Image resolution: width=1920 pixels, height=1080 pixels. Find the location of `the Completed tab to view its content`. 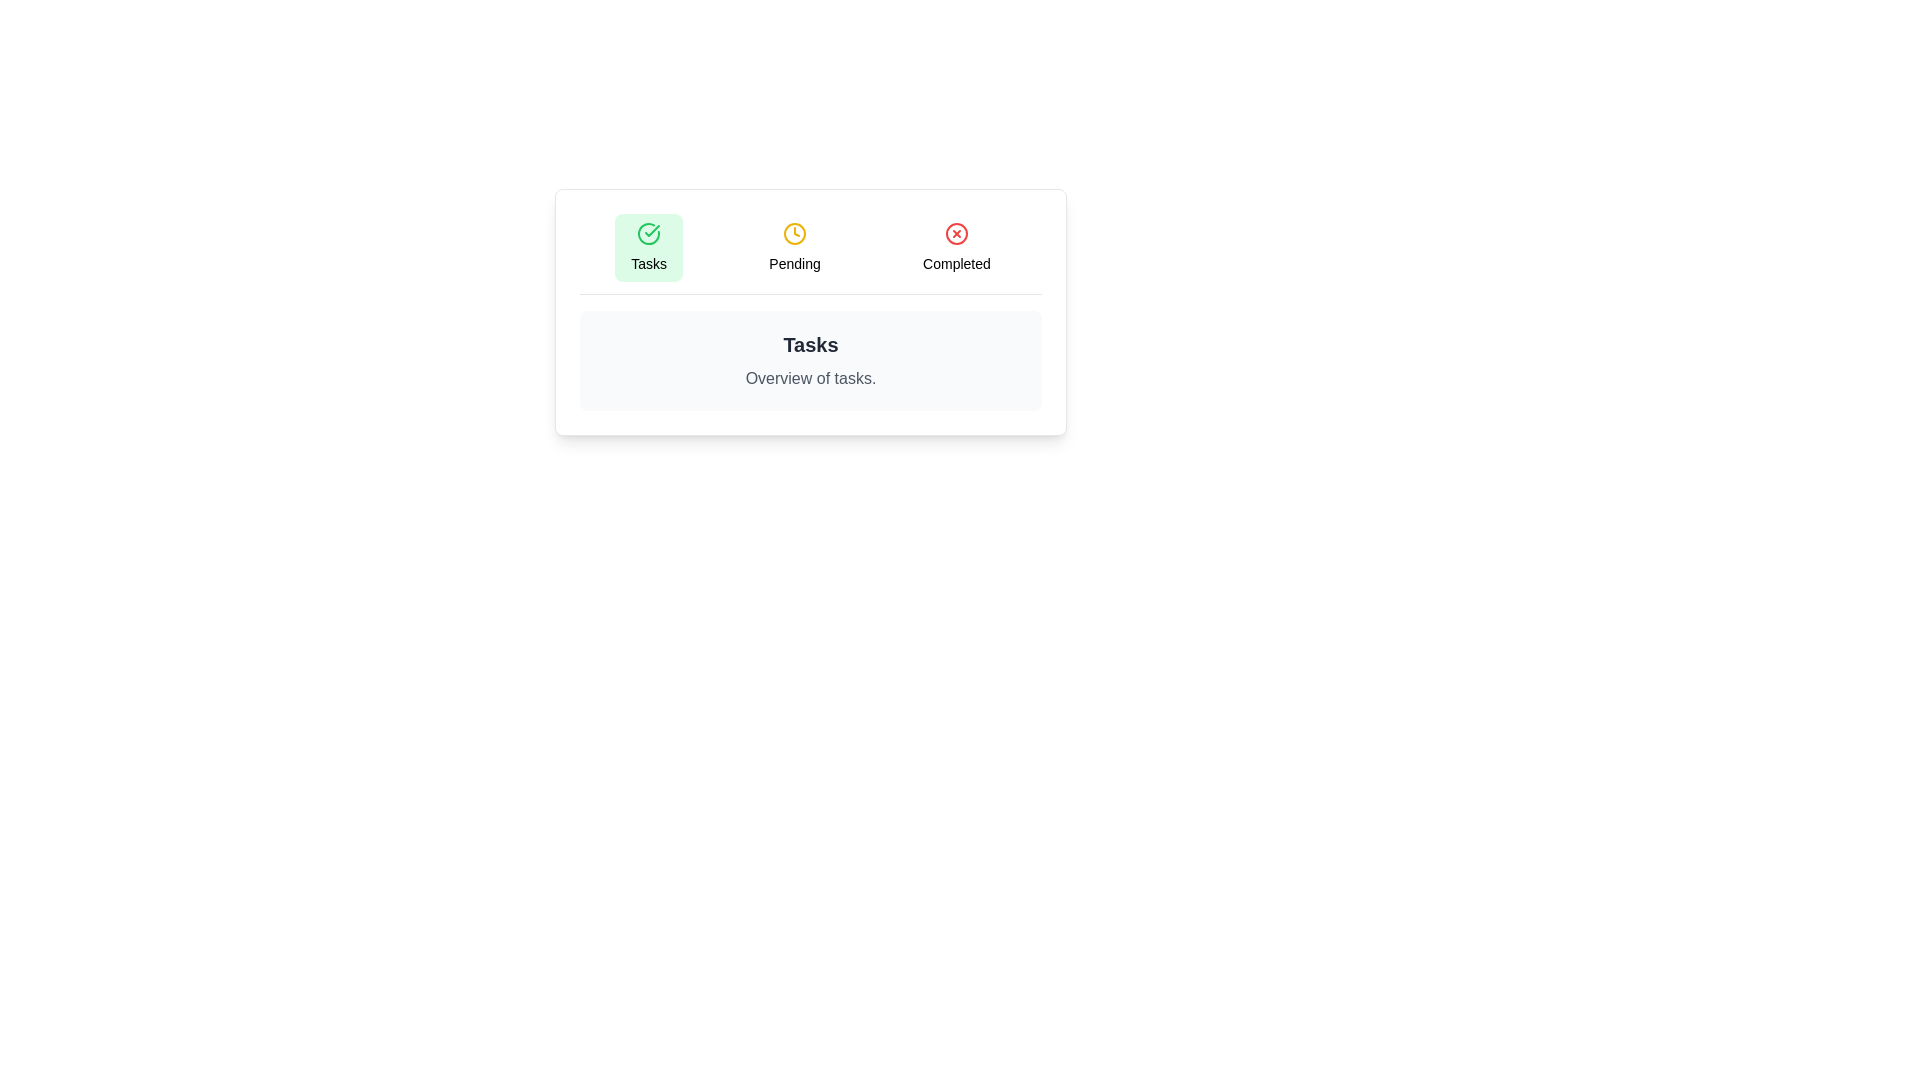

the Completed tab to view its content is located at coordinates (954, 246).